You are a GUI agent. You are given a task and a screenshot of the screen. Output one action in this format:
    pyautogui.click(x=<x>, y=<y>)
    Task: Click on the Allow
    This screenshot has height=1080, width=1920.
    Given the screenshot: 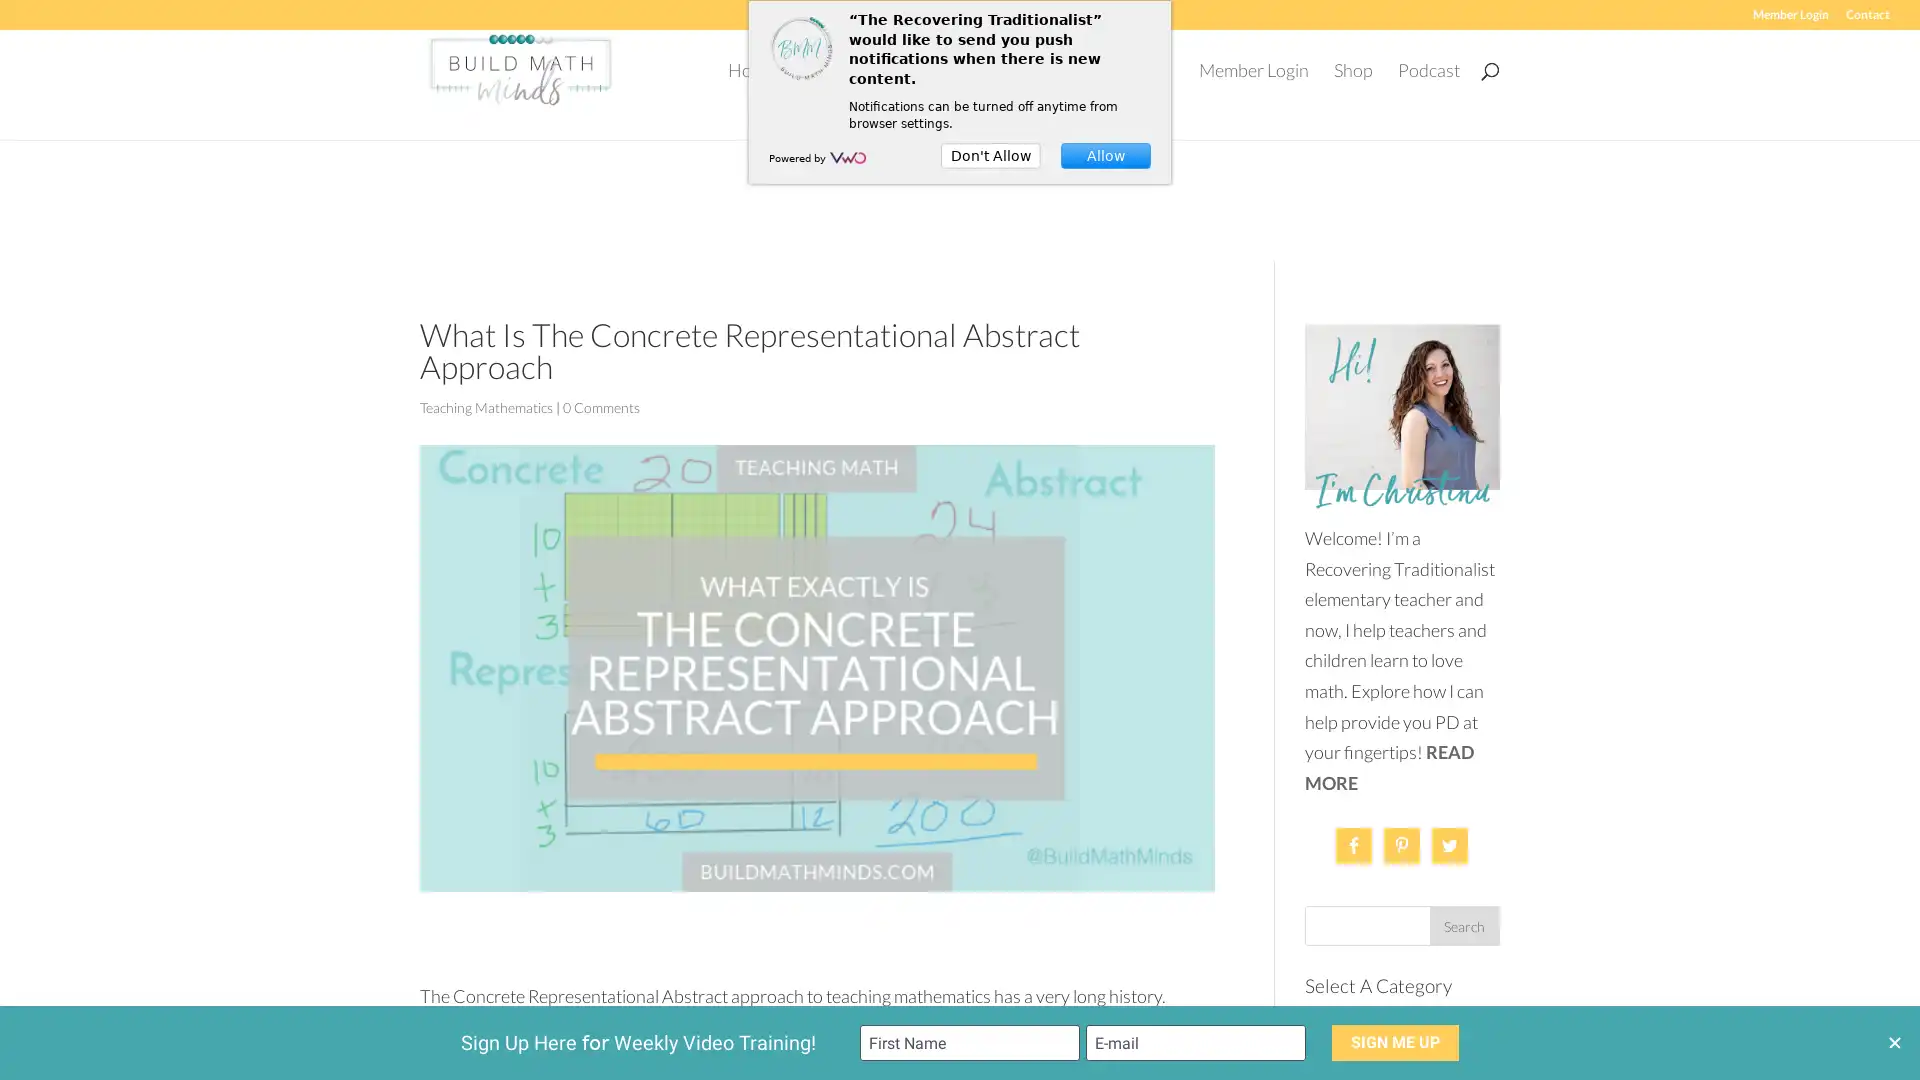 What is the action you would take?
    pyautogui.click(x=1104, y=153)
    